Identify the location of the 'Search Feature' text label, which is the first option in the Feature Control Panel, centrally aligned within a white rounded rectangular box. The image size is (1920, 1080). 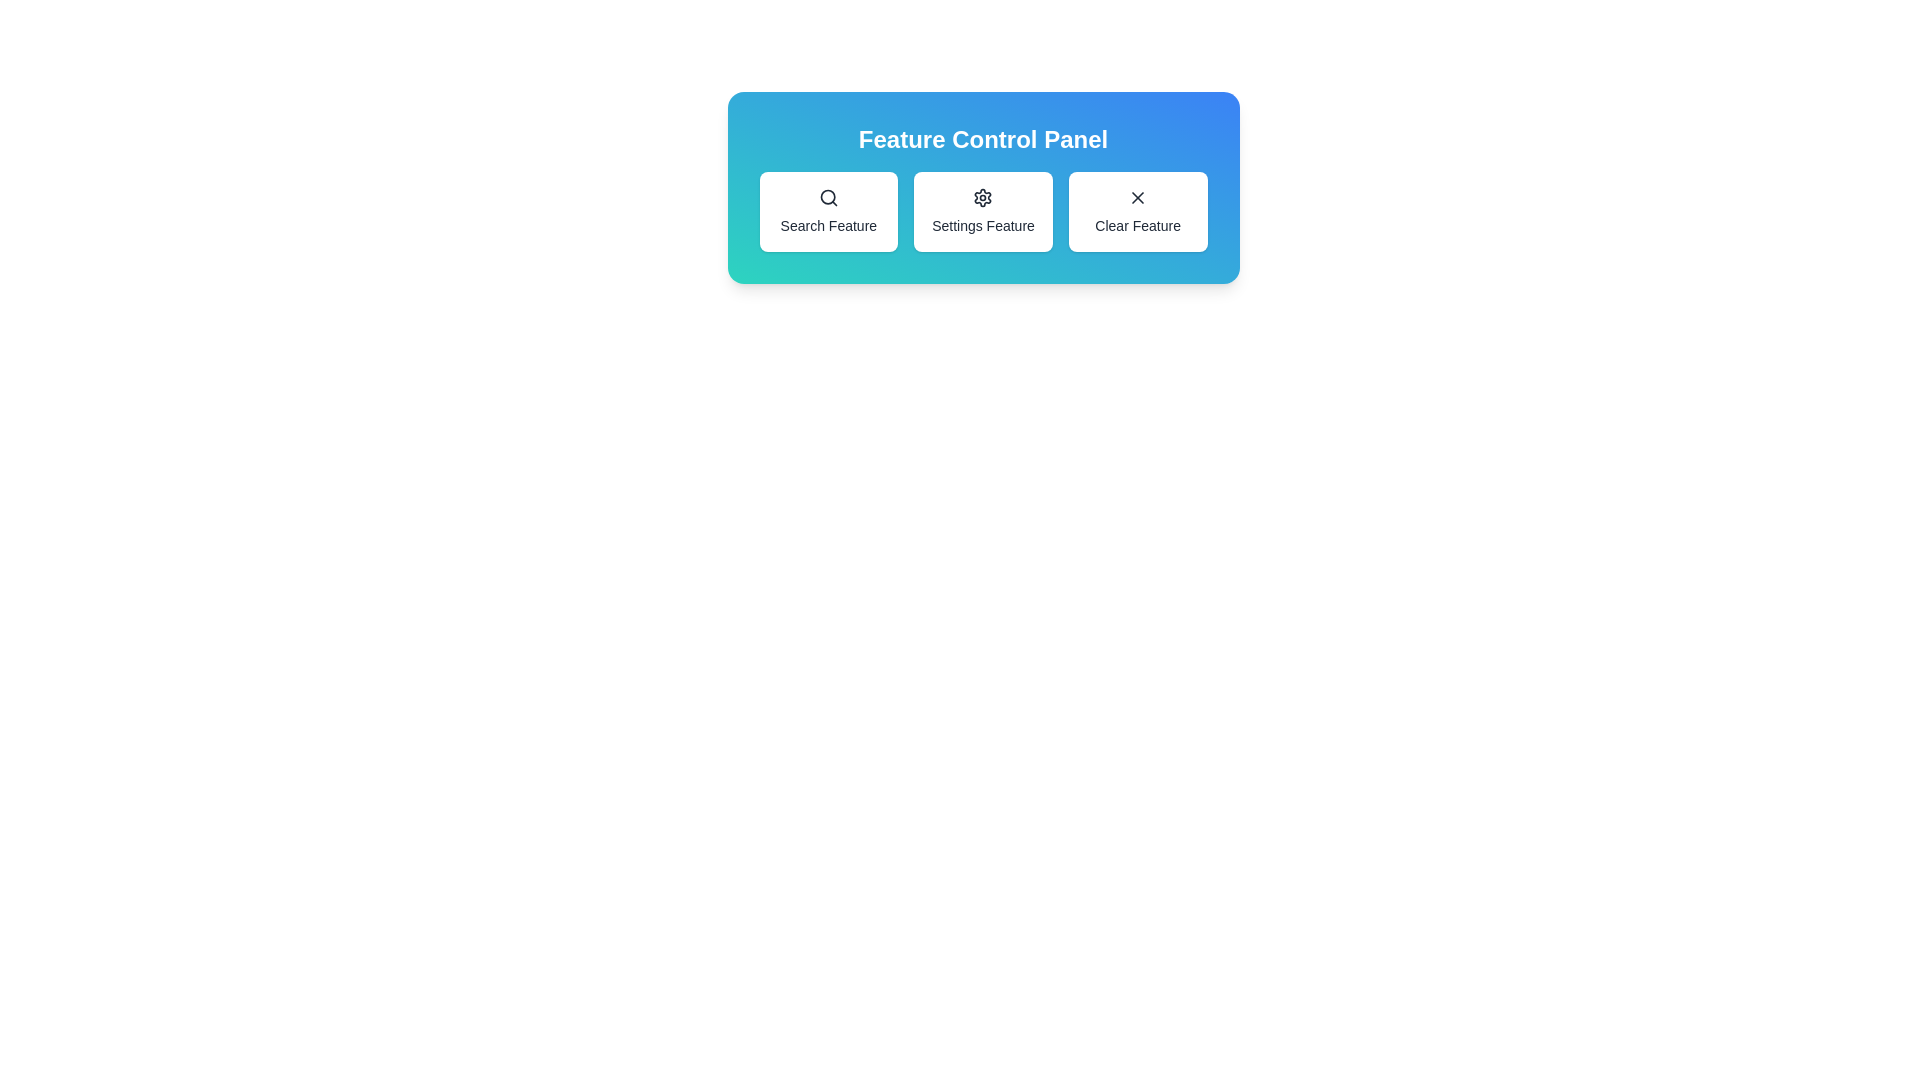
(828, 225).